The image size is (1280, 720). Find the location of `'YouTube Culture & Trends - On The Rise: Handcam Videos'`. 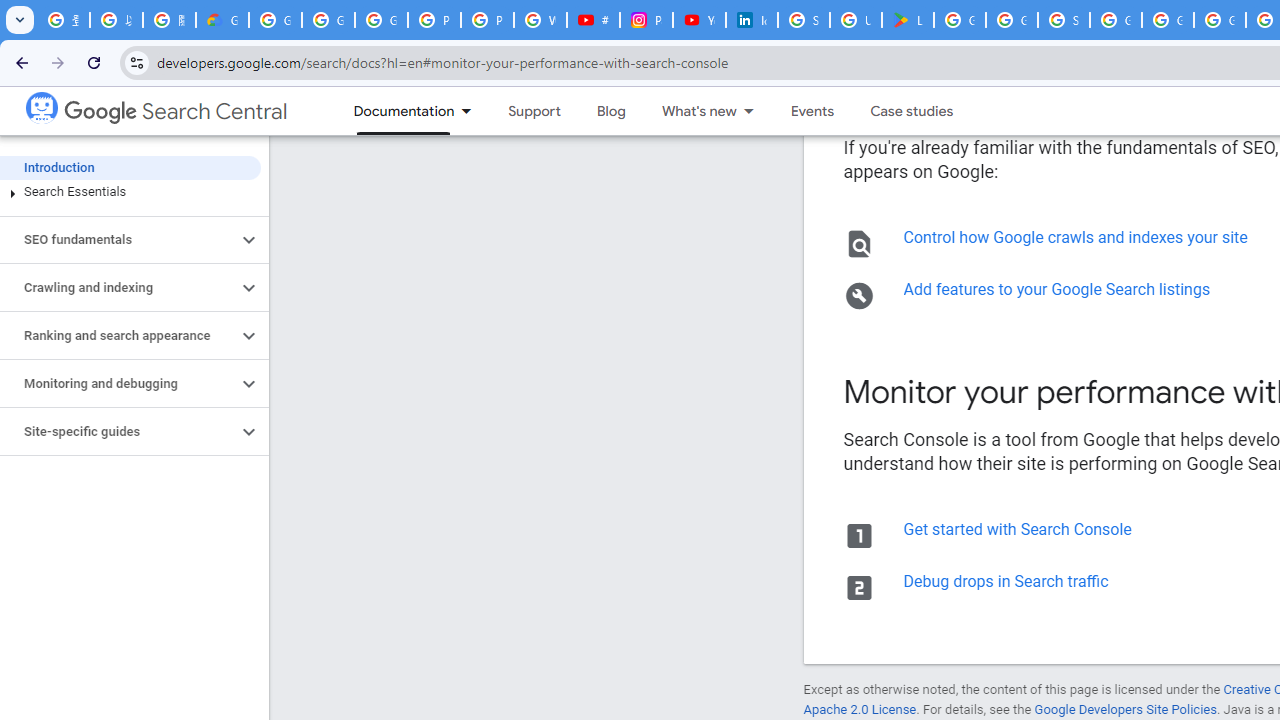

'YouTube Culture & Trends - On The Rise: Handcam Videos' is located at coordinates (699, 20).